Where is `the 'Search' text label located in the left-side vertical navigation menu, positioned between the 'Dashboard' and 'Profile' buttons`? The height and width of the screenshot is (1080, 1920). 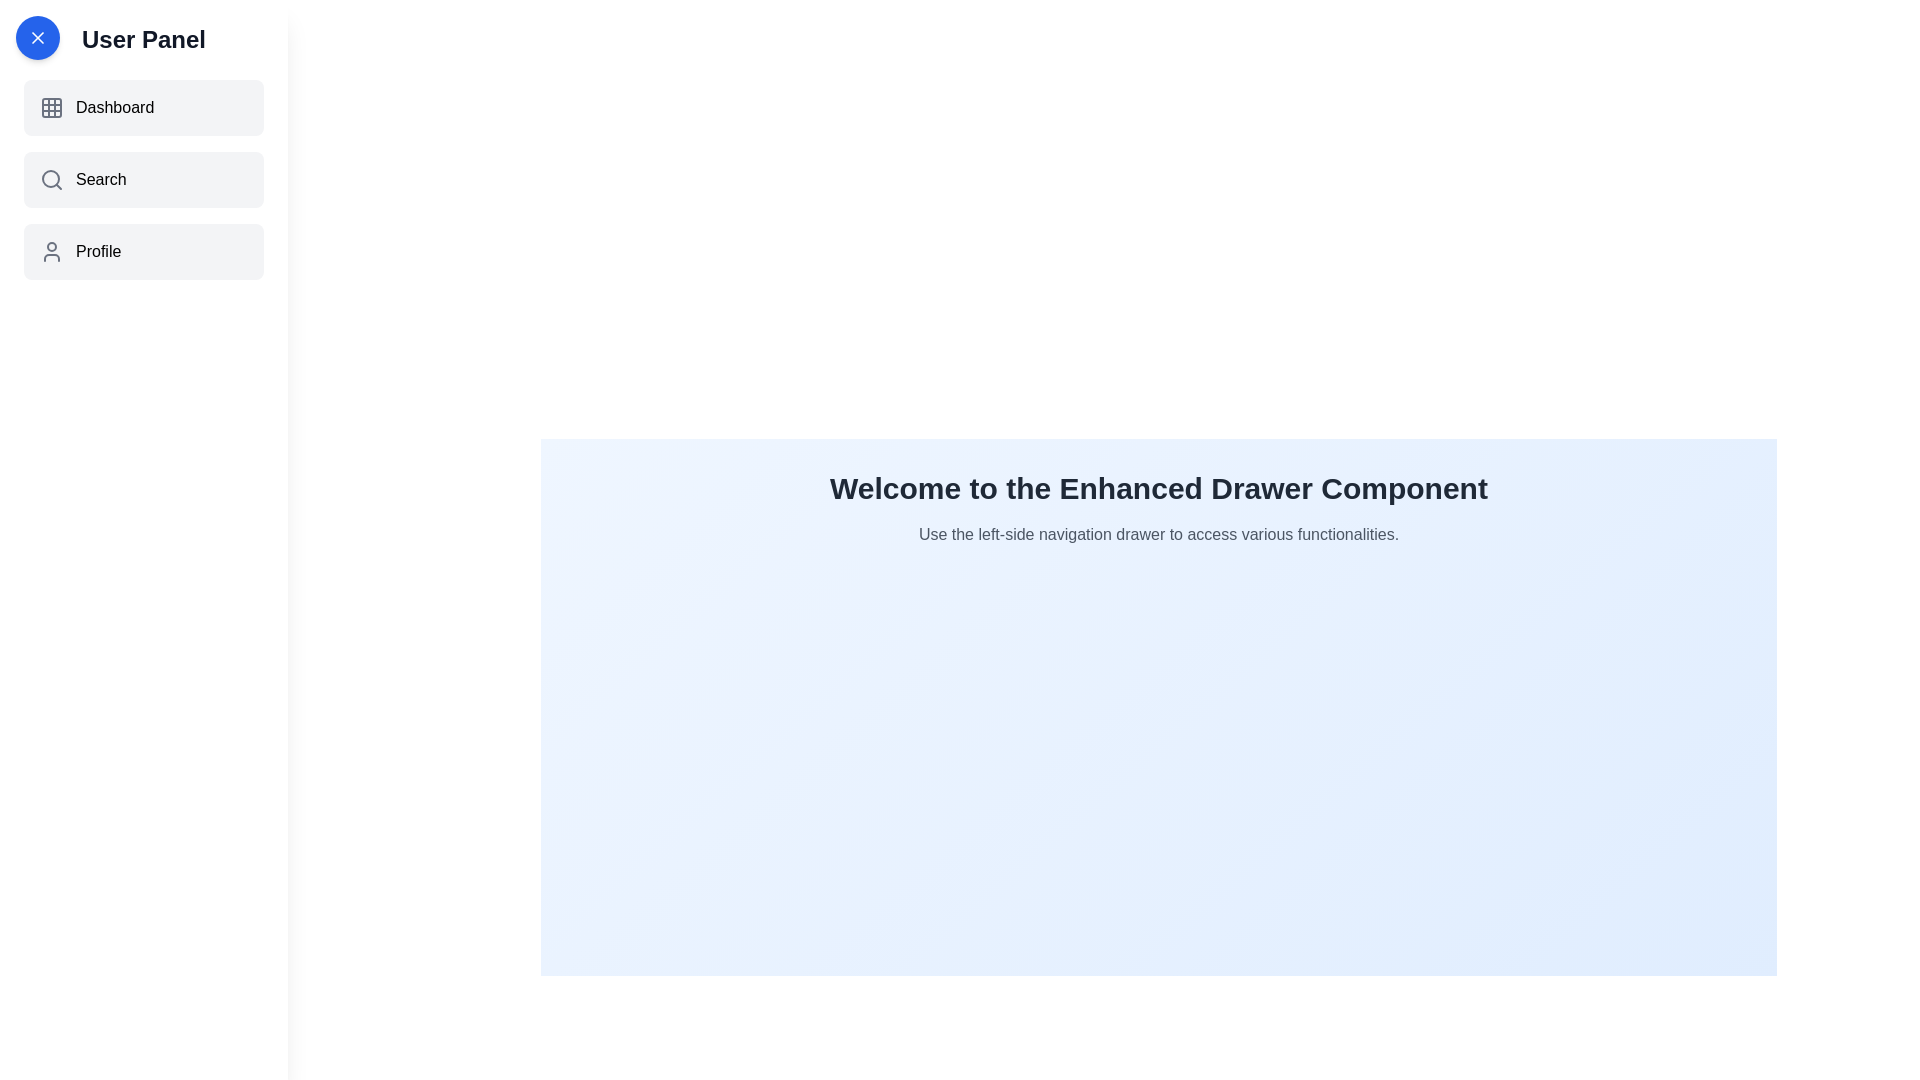
the 'Search' text label located in the left-side vertical navigation menu, positioned between the 'Dashboard' and 'Profile' buttons is located at coordinates (100, 180).